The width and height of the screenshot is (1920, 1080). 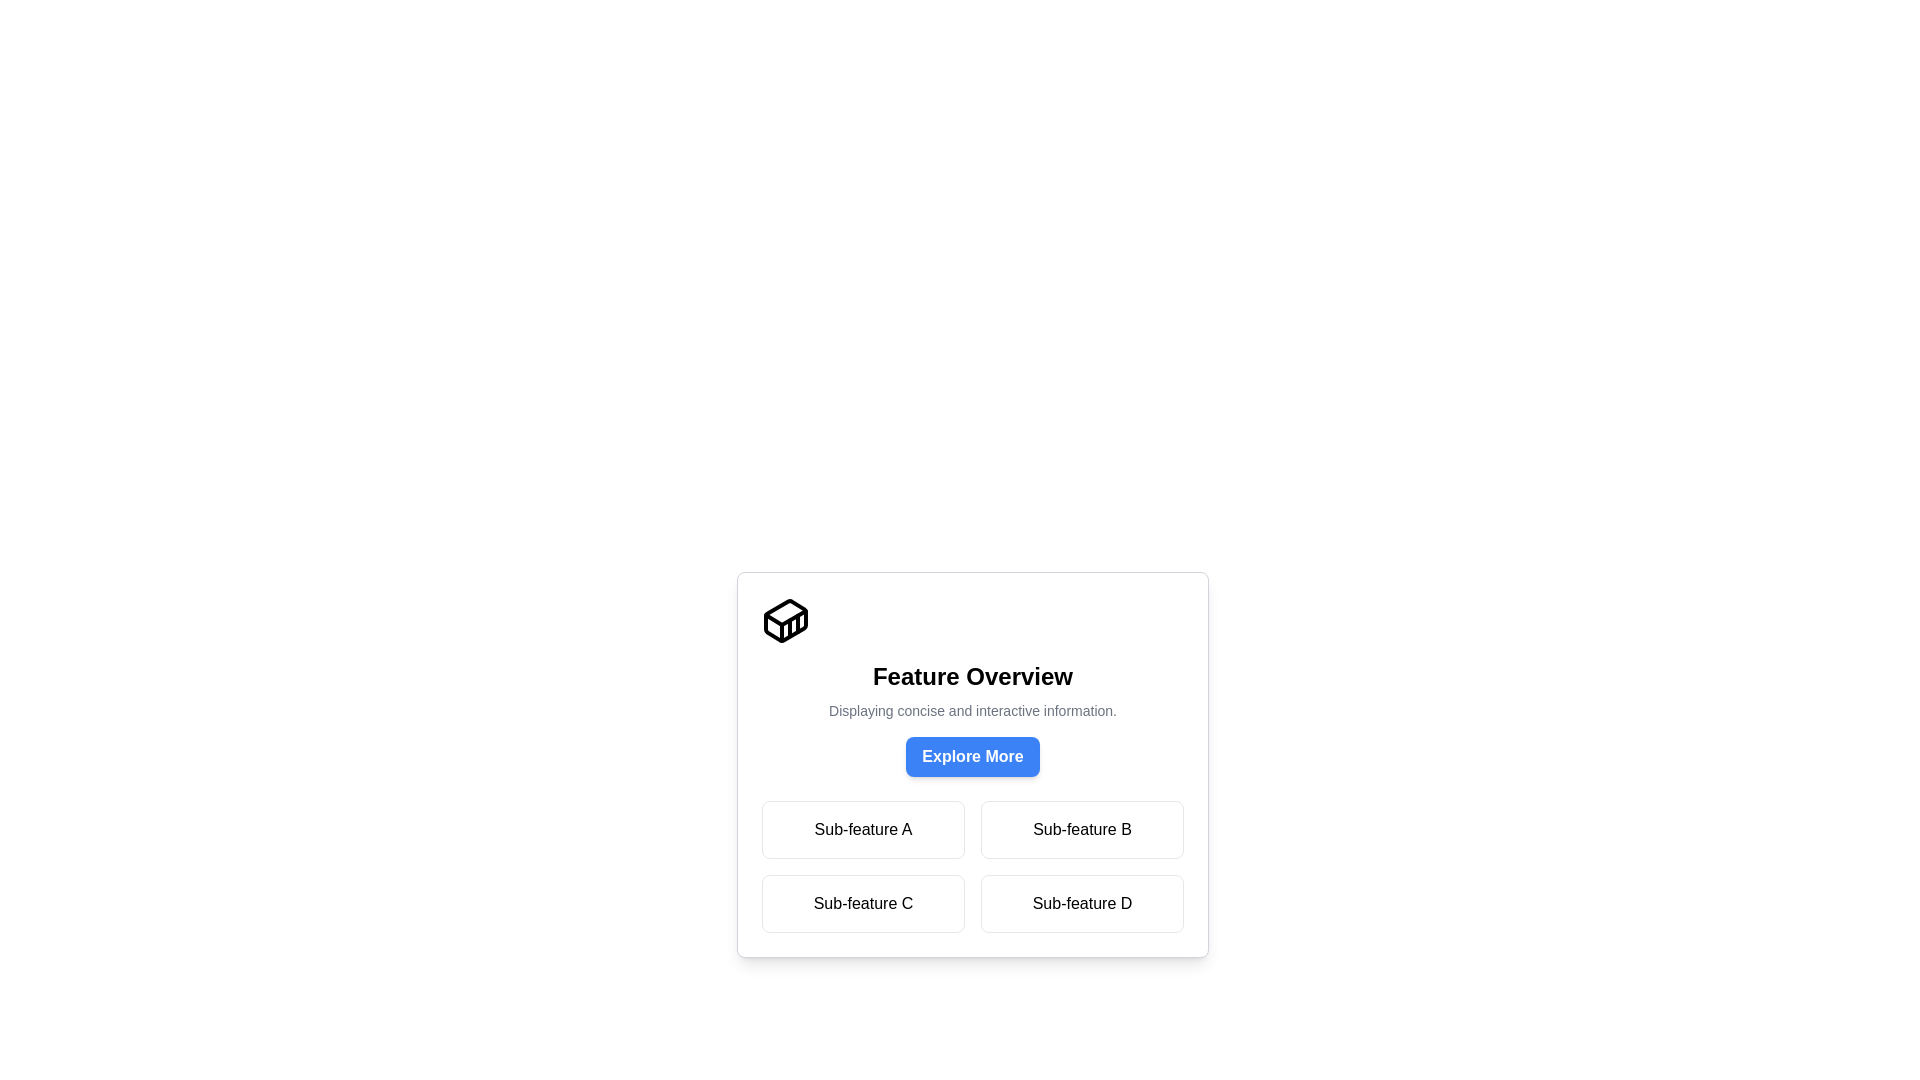 What do you see at coordinates (973, 709) in the screenshot?
I see `the text label that displays the phrase 'Displaying concise and interactive information.' which is styled in gray and positioned between the heading 'Feature Overview' and the button 'Explore More'` at bounding box center [973, 709].